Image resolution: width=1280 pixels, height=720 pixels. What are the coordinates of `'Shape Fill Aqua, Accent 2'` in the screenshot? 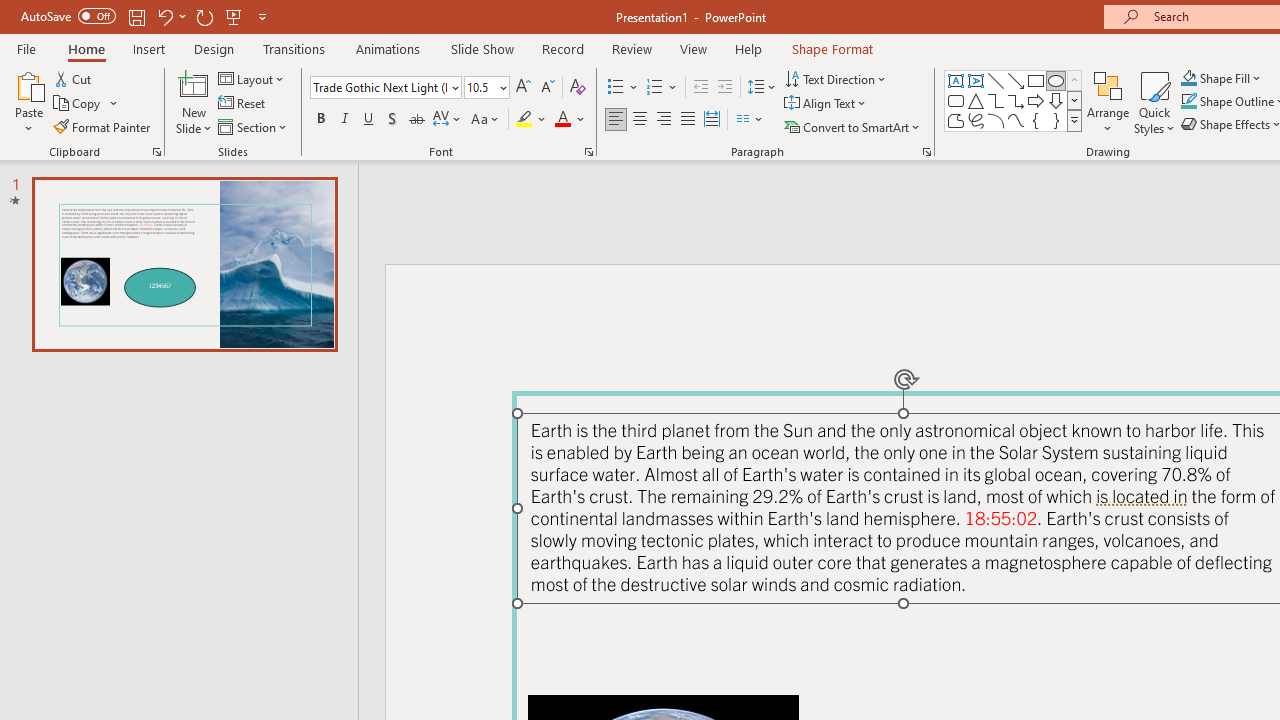 It's located at (1189, 77).